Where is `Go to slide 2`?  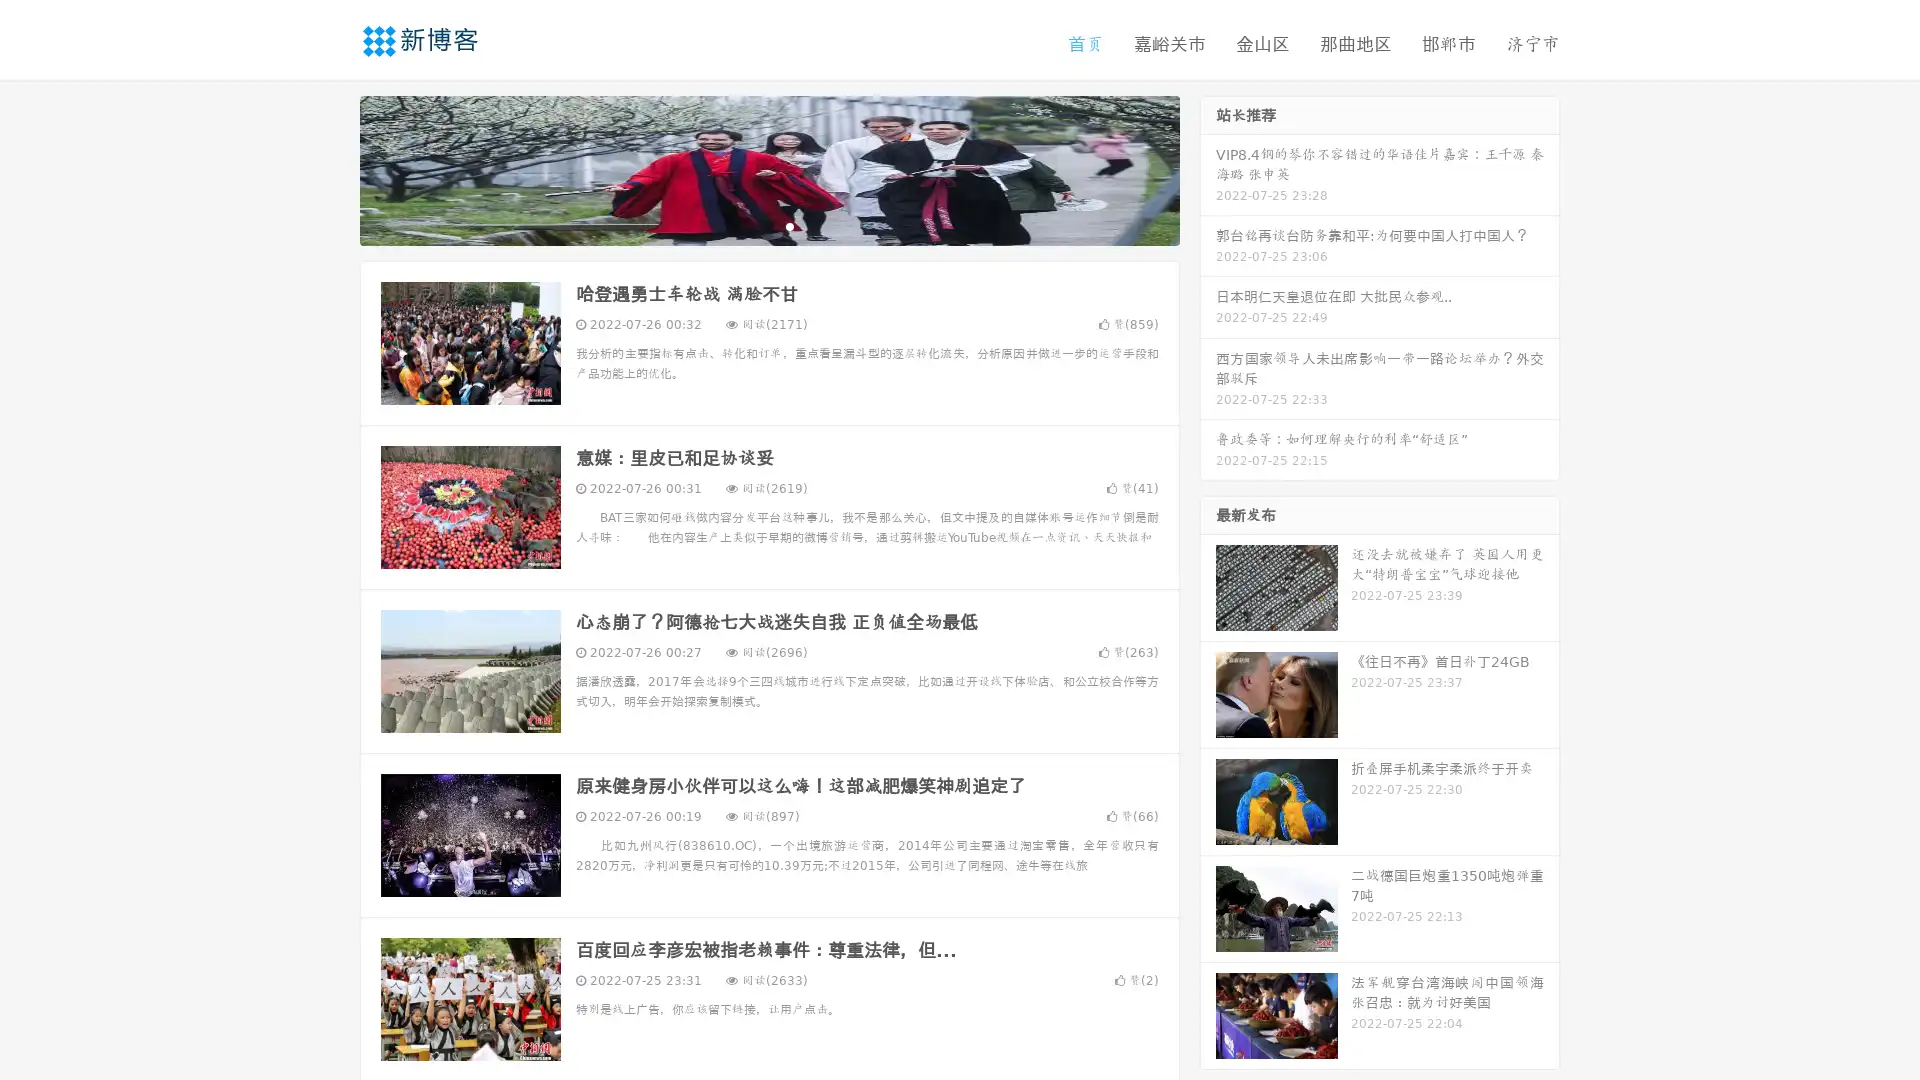 Go to slide 2 is located at coordinates (768, 225).